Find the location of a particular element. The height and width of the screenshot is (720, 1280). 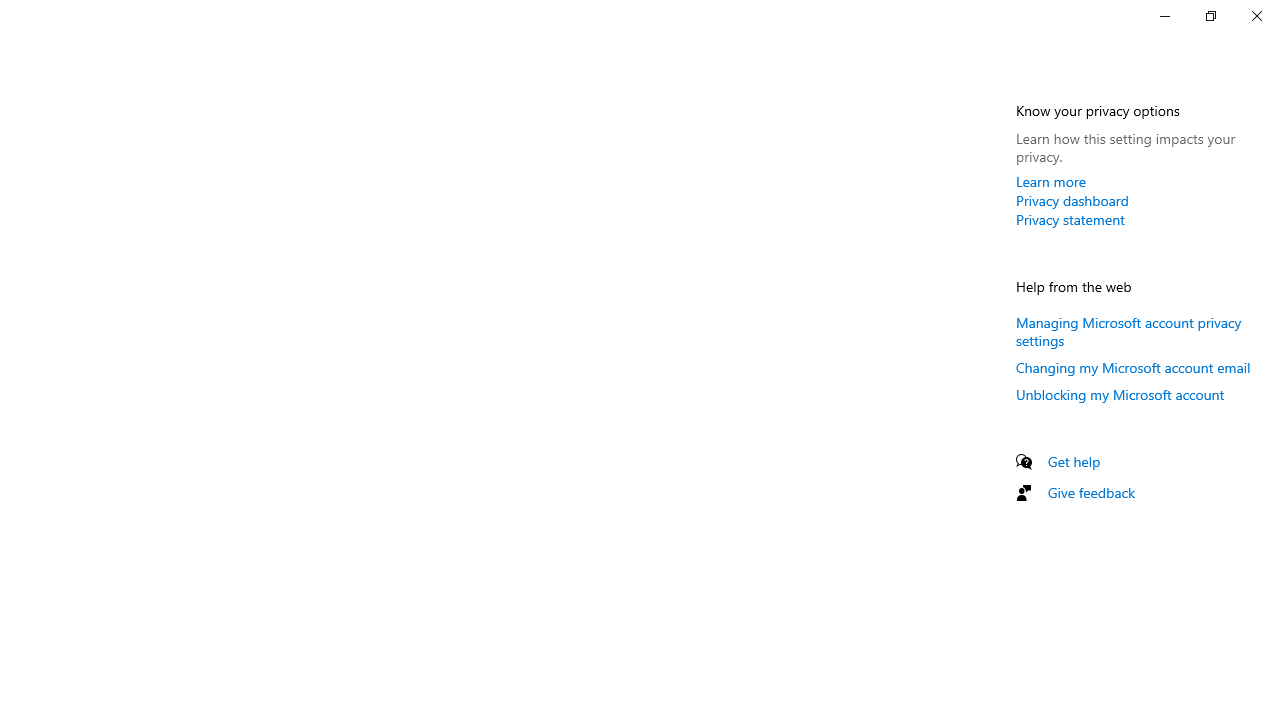

'Get help' is located at coordinates (1073, 461).